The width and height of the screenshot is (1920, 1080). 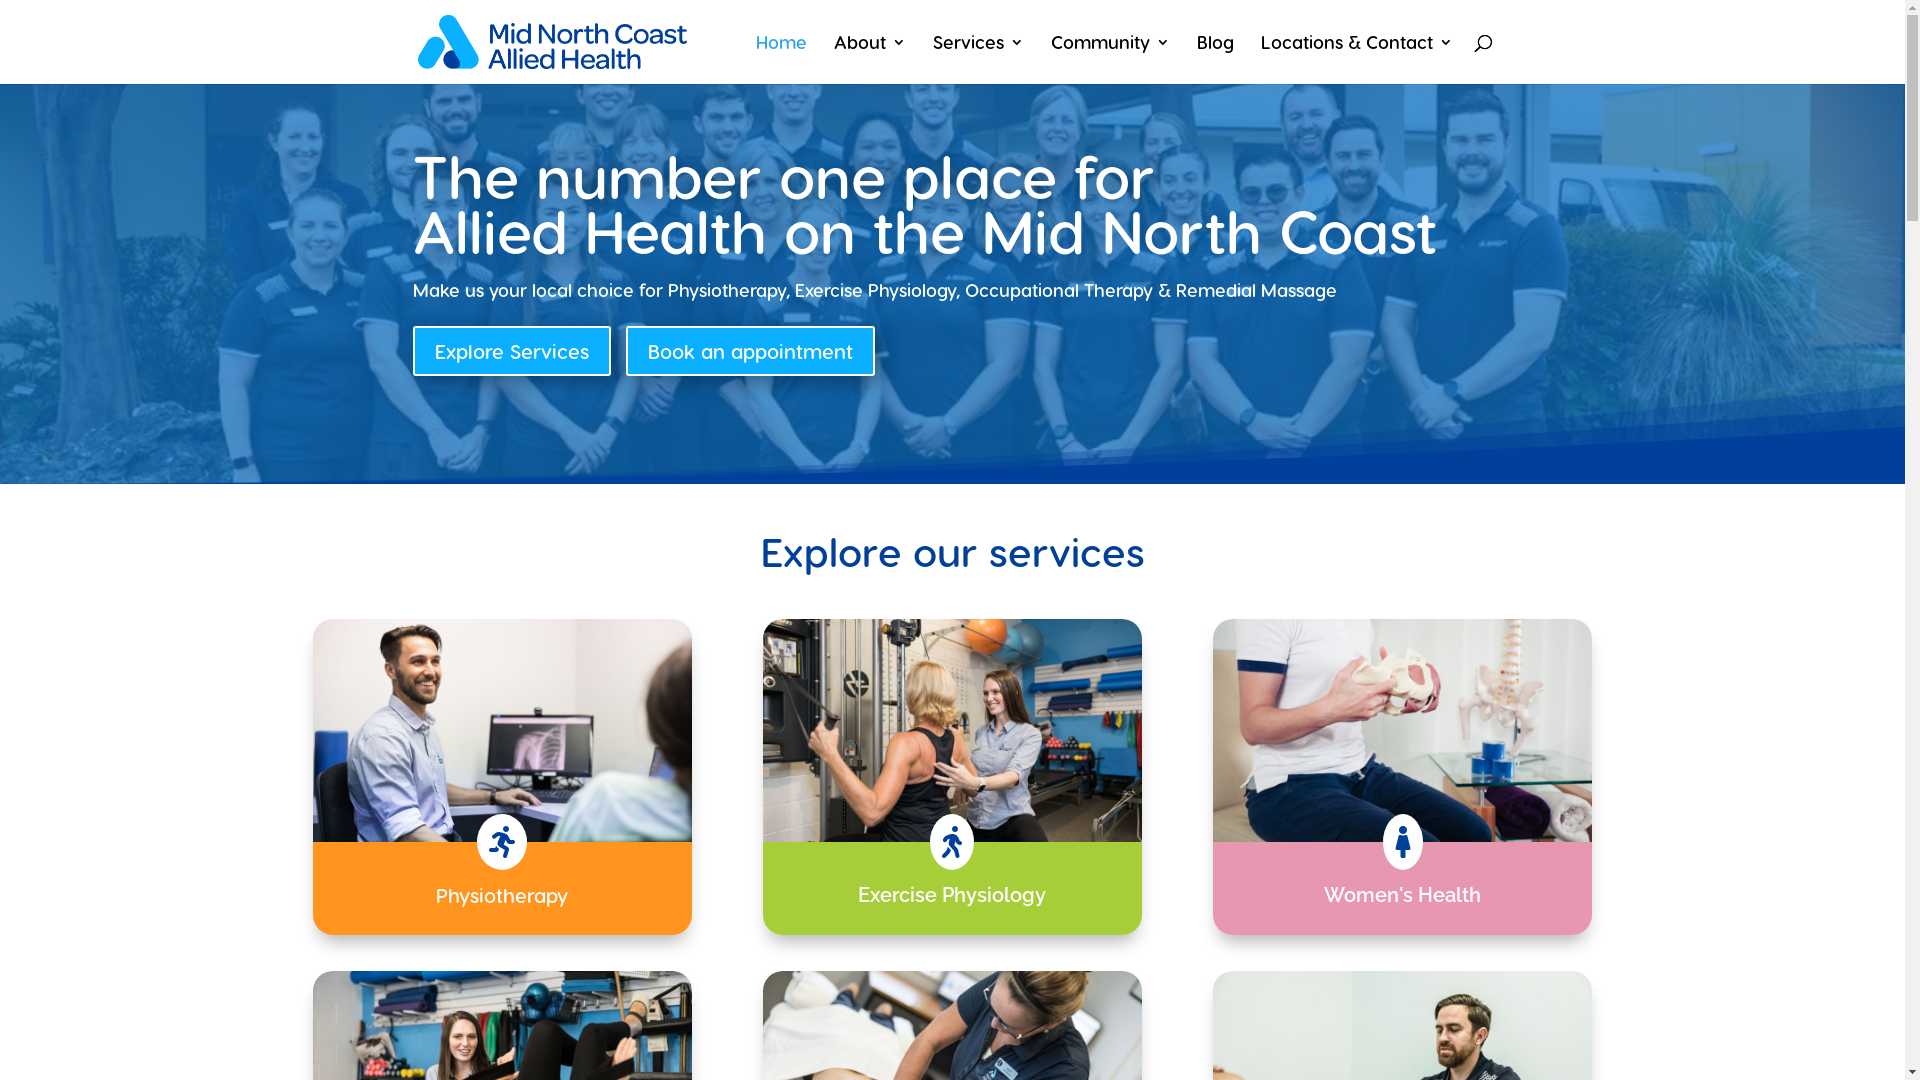 I want to click on 'Book an appointment', so click(x=624, y=350).